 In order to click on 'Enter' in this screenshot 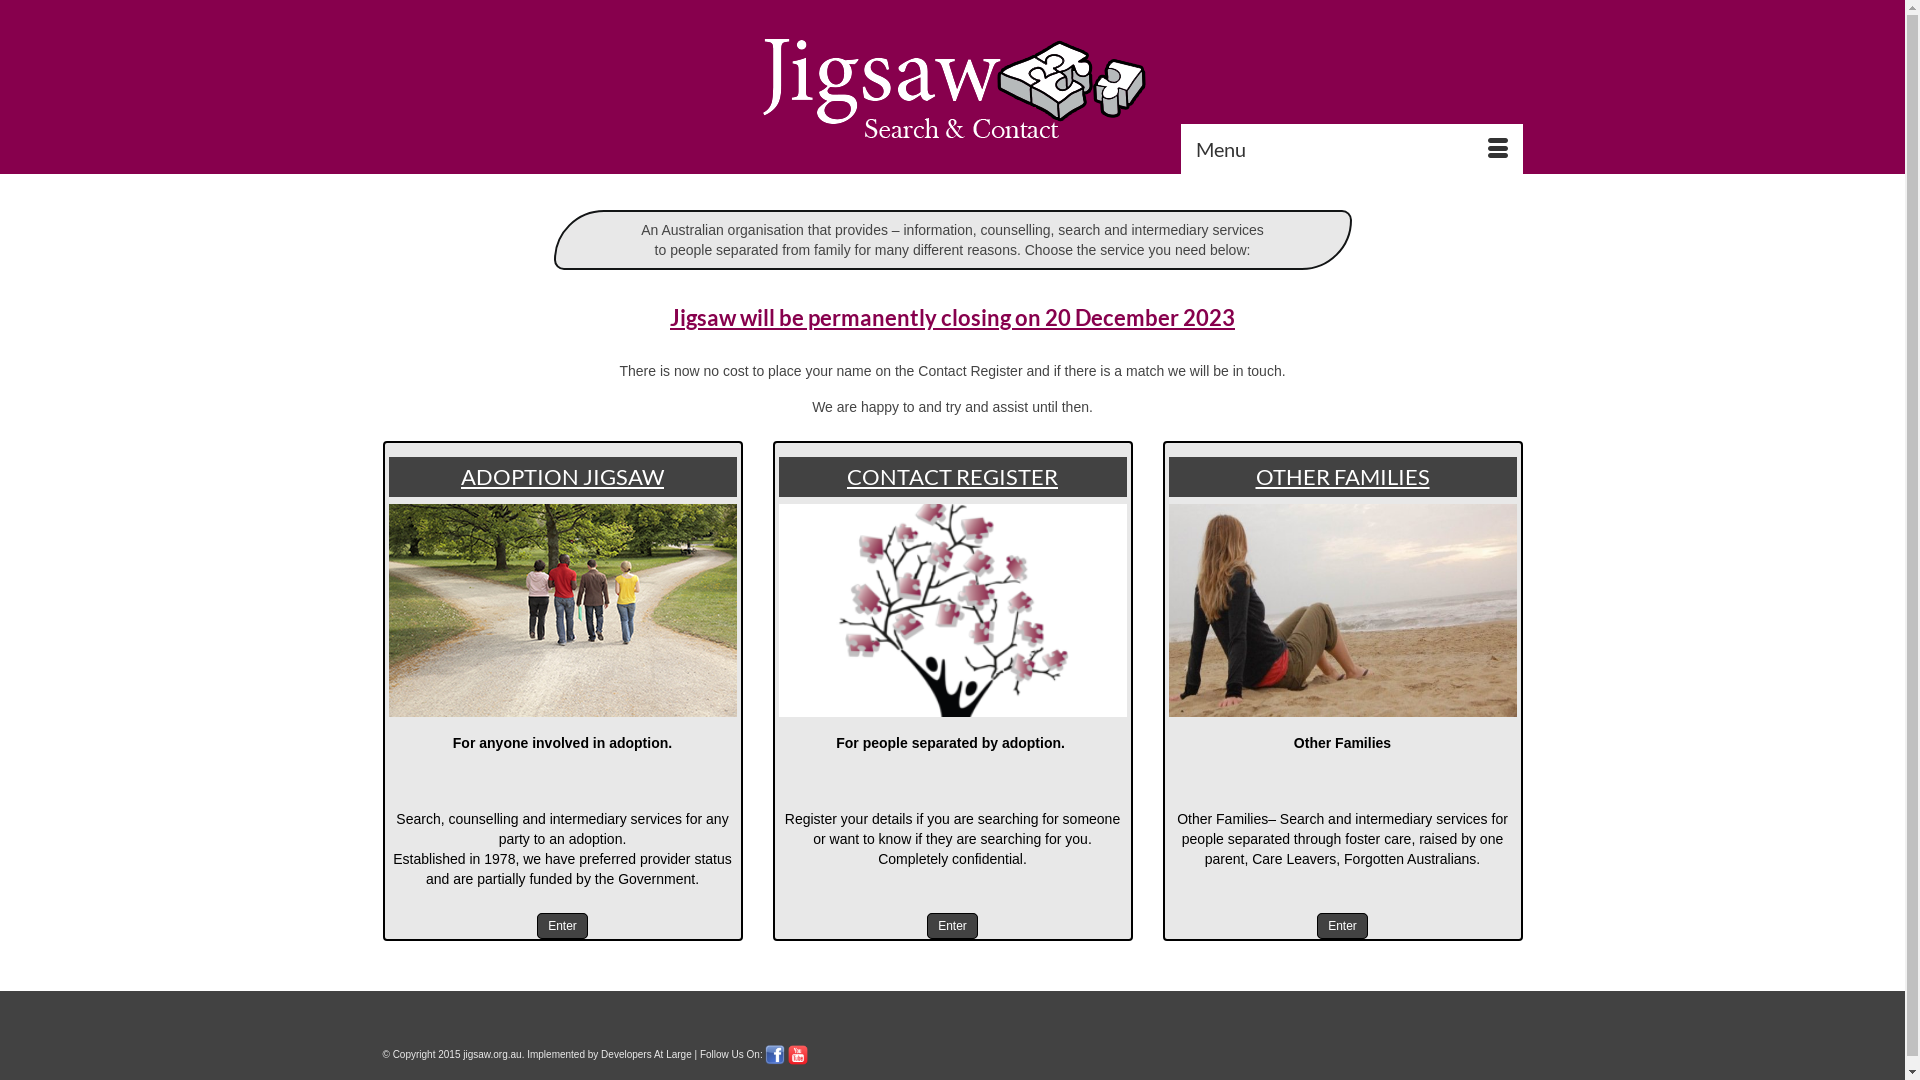, I will do `click(561, 925)`.